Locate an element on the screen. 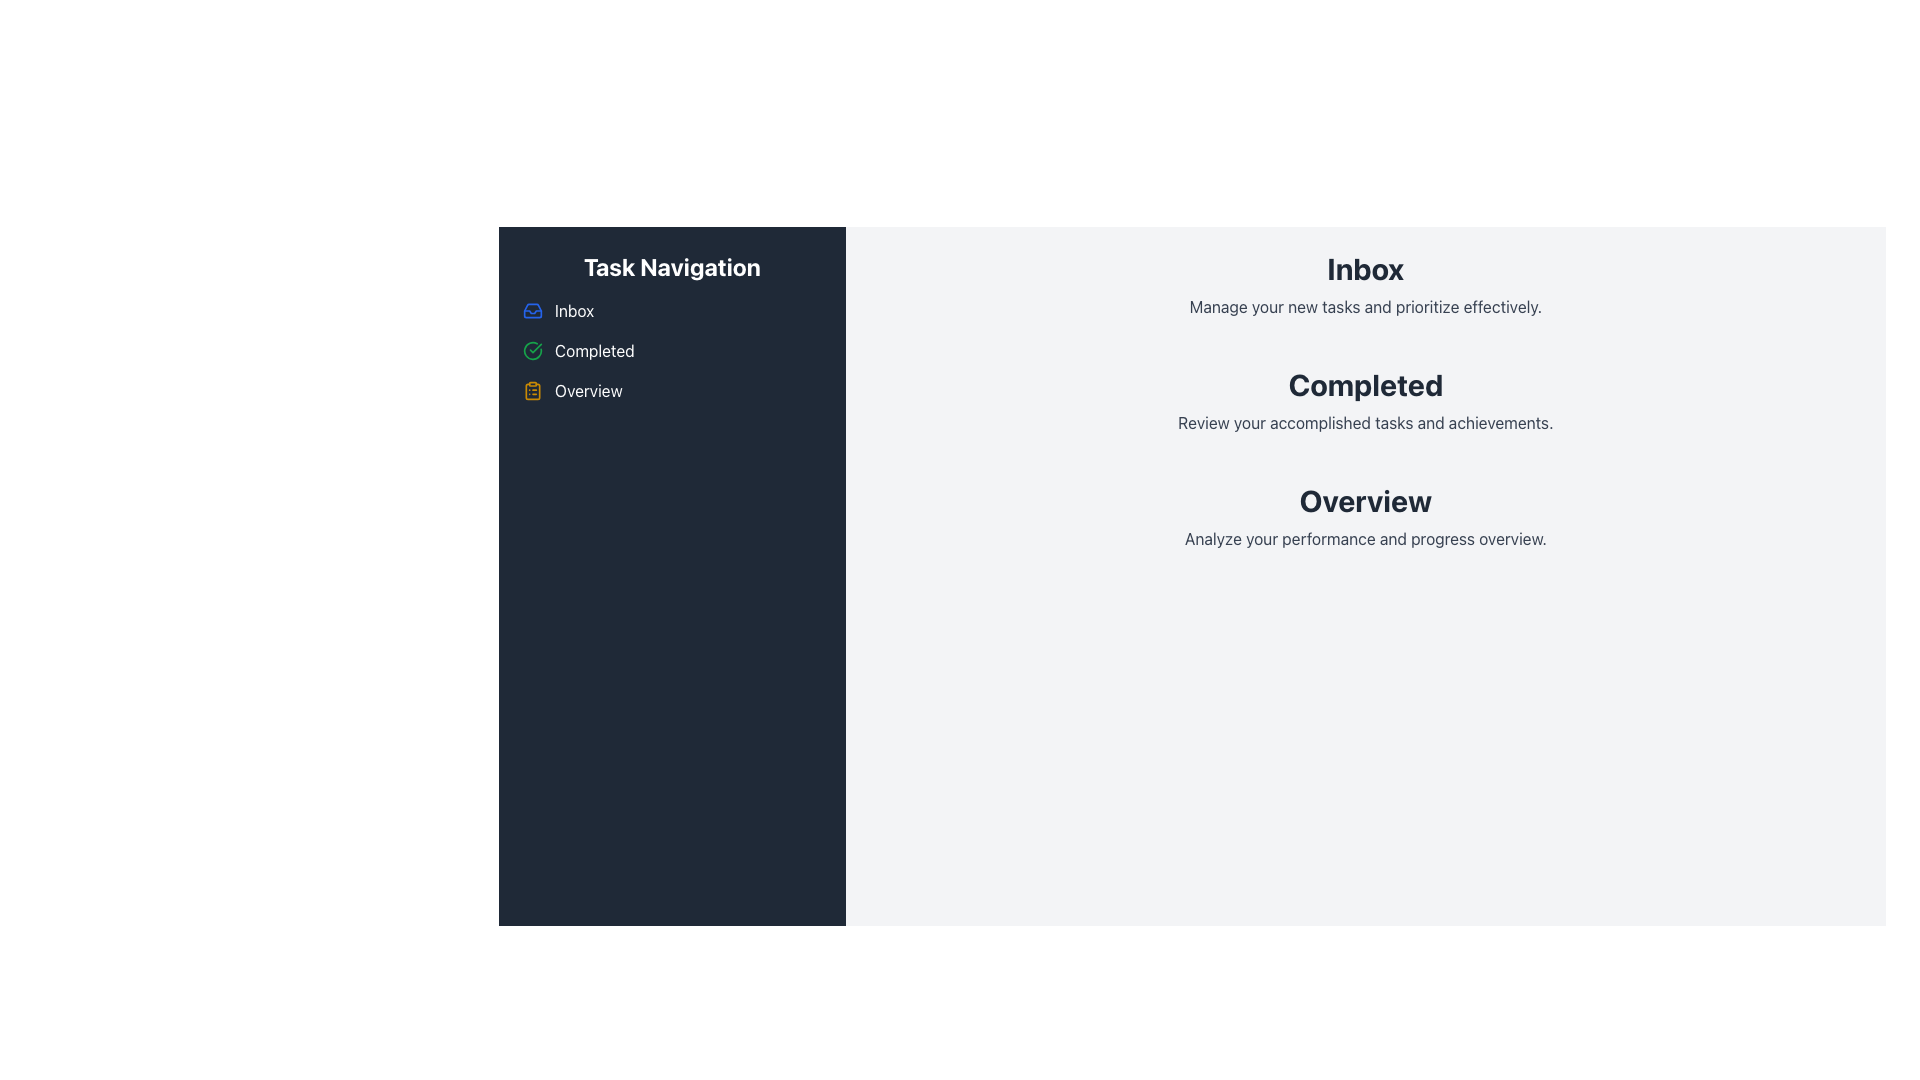 Image resolution: width=1920 pixels, height=1080 pixels. SVG code of the circular checkmark icon located inside the 'Completed' navigation item in the 'Task Navigation' sidebar is located at coordinates (532, 350).